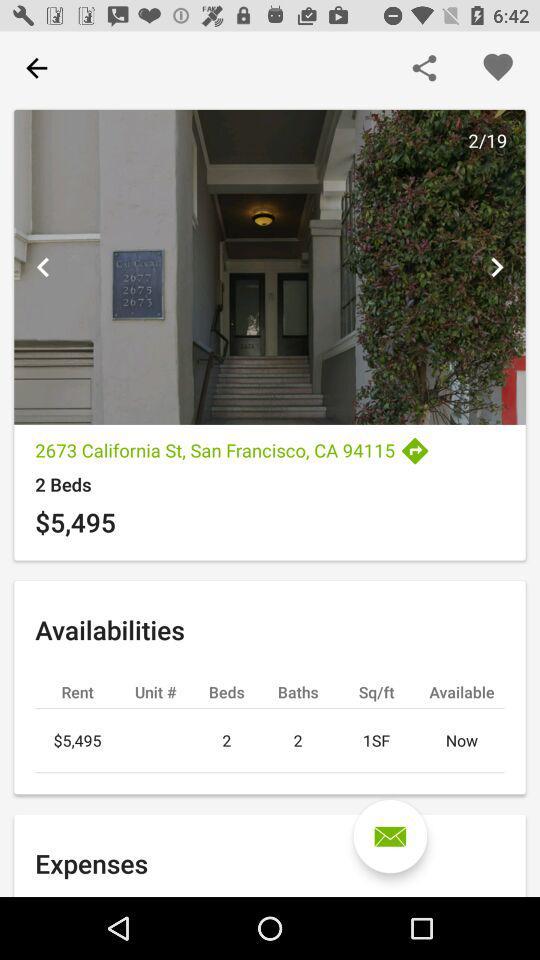  Describe the element at coordinates (423, 68) in the screenshot. I see `share` at that location.